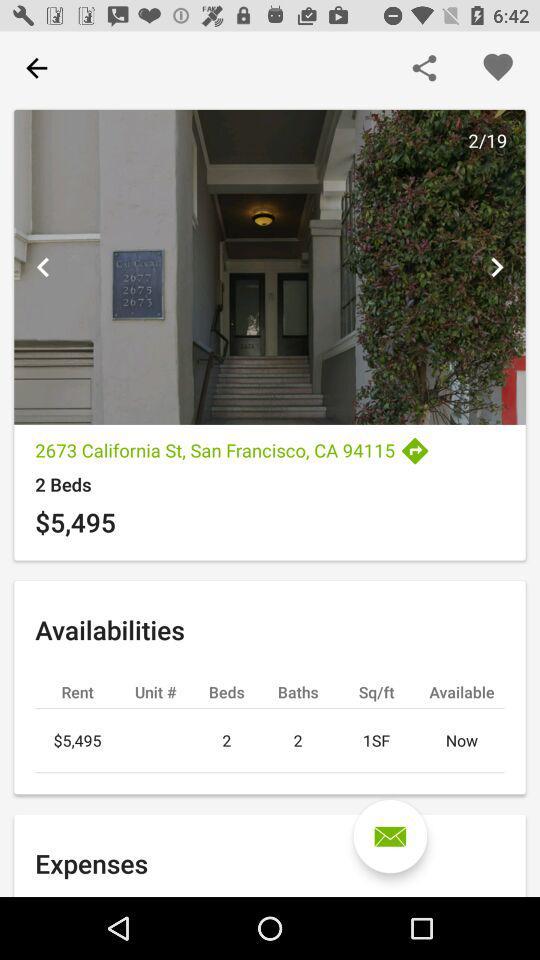  Describe the element at coordinates (423, 68) in the screenshot. I see `share` at that location.